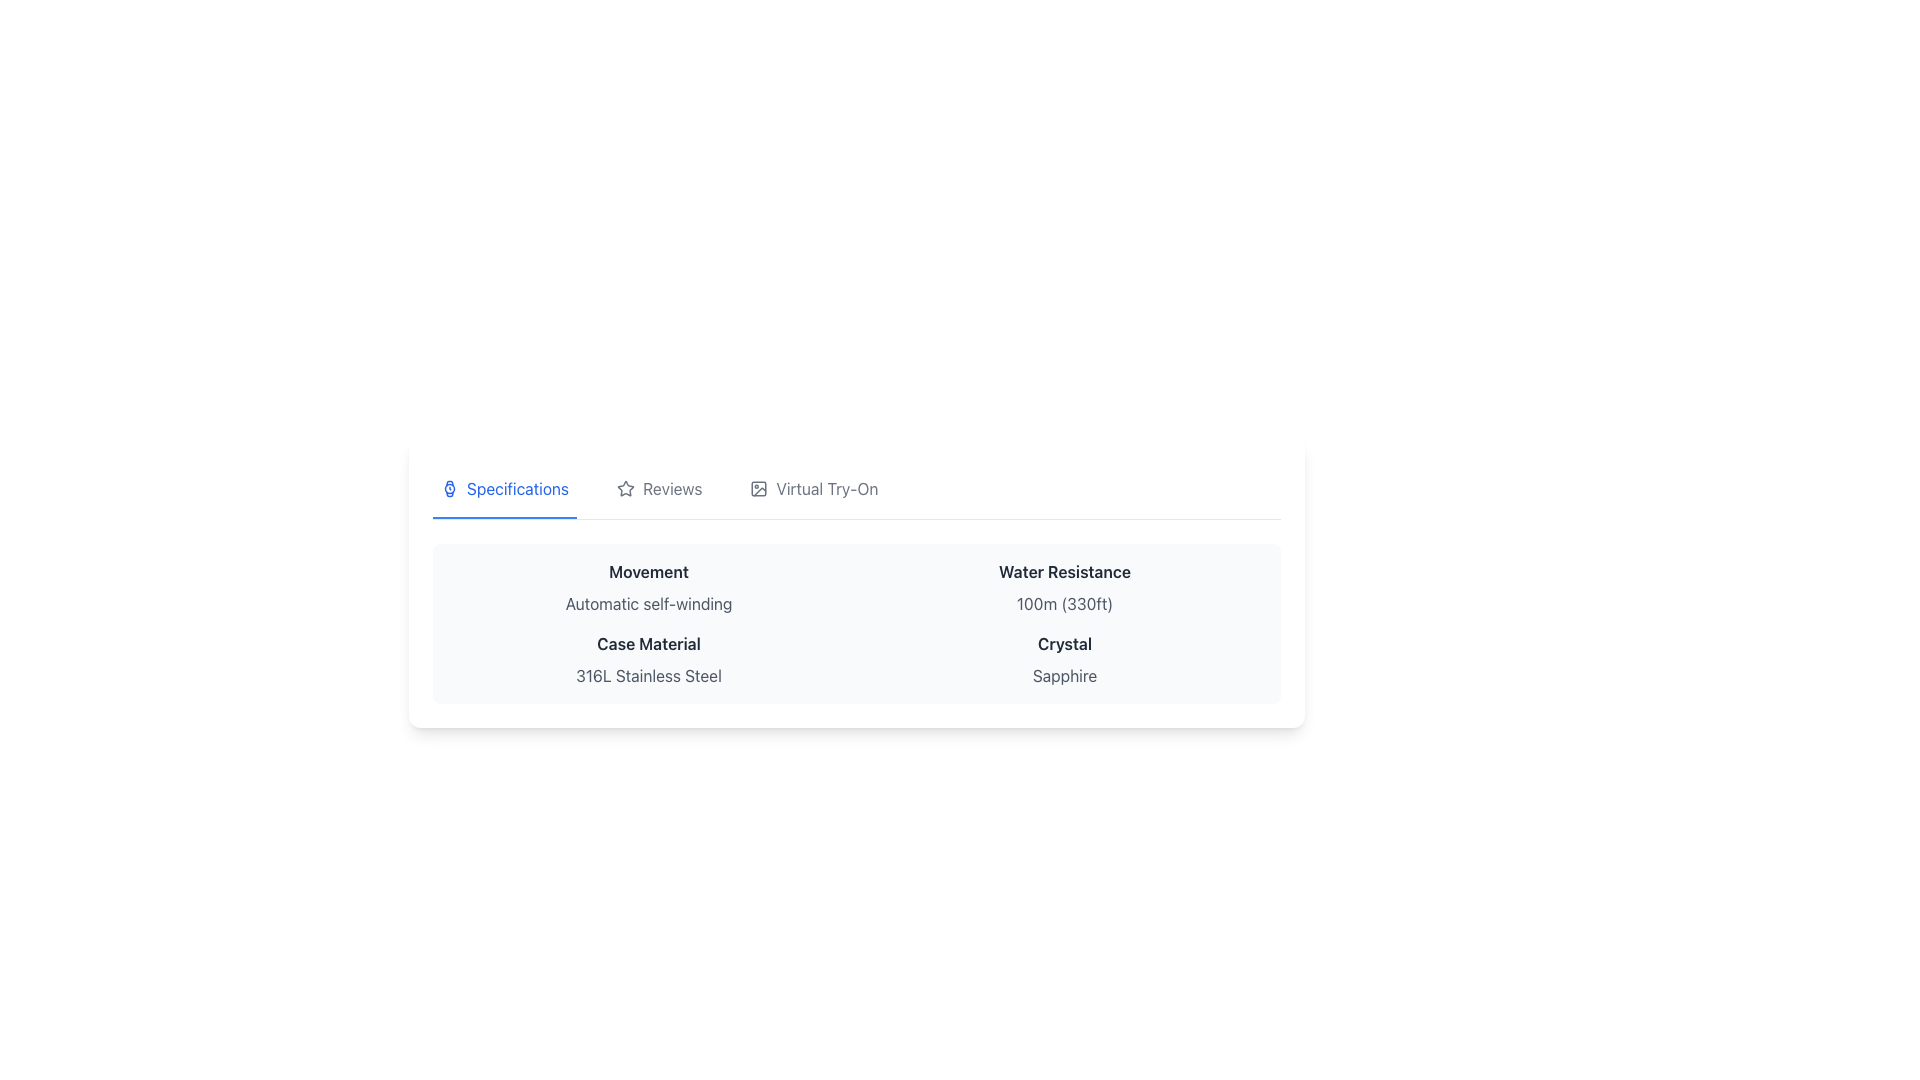 The height and width of the screenshot is (1080, 1920). What do you see at coordinates (857, 489) in the screenshot?
I see `the 'Virtual Try-On' tab button, which is the third section in a horizontal row of tabs labeled 'Specifications,' 'Reviews,' and 'Virtual Try-On.' The tab is styled as an interactive element with a distinct icon and text, and it is highlighted with a blue underline` at bounding box center [857, 489].